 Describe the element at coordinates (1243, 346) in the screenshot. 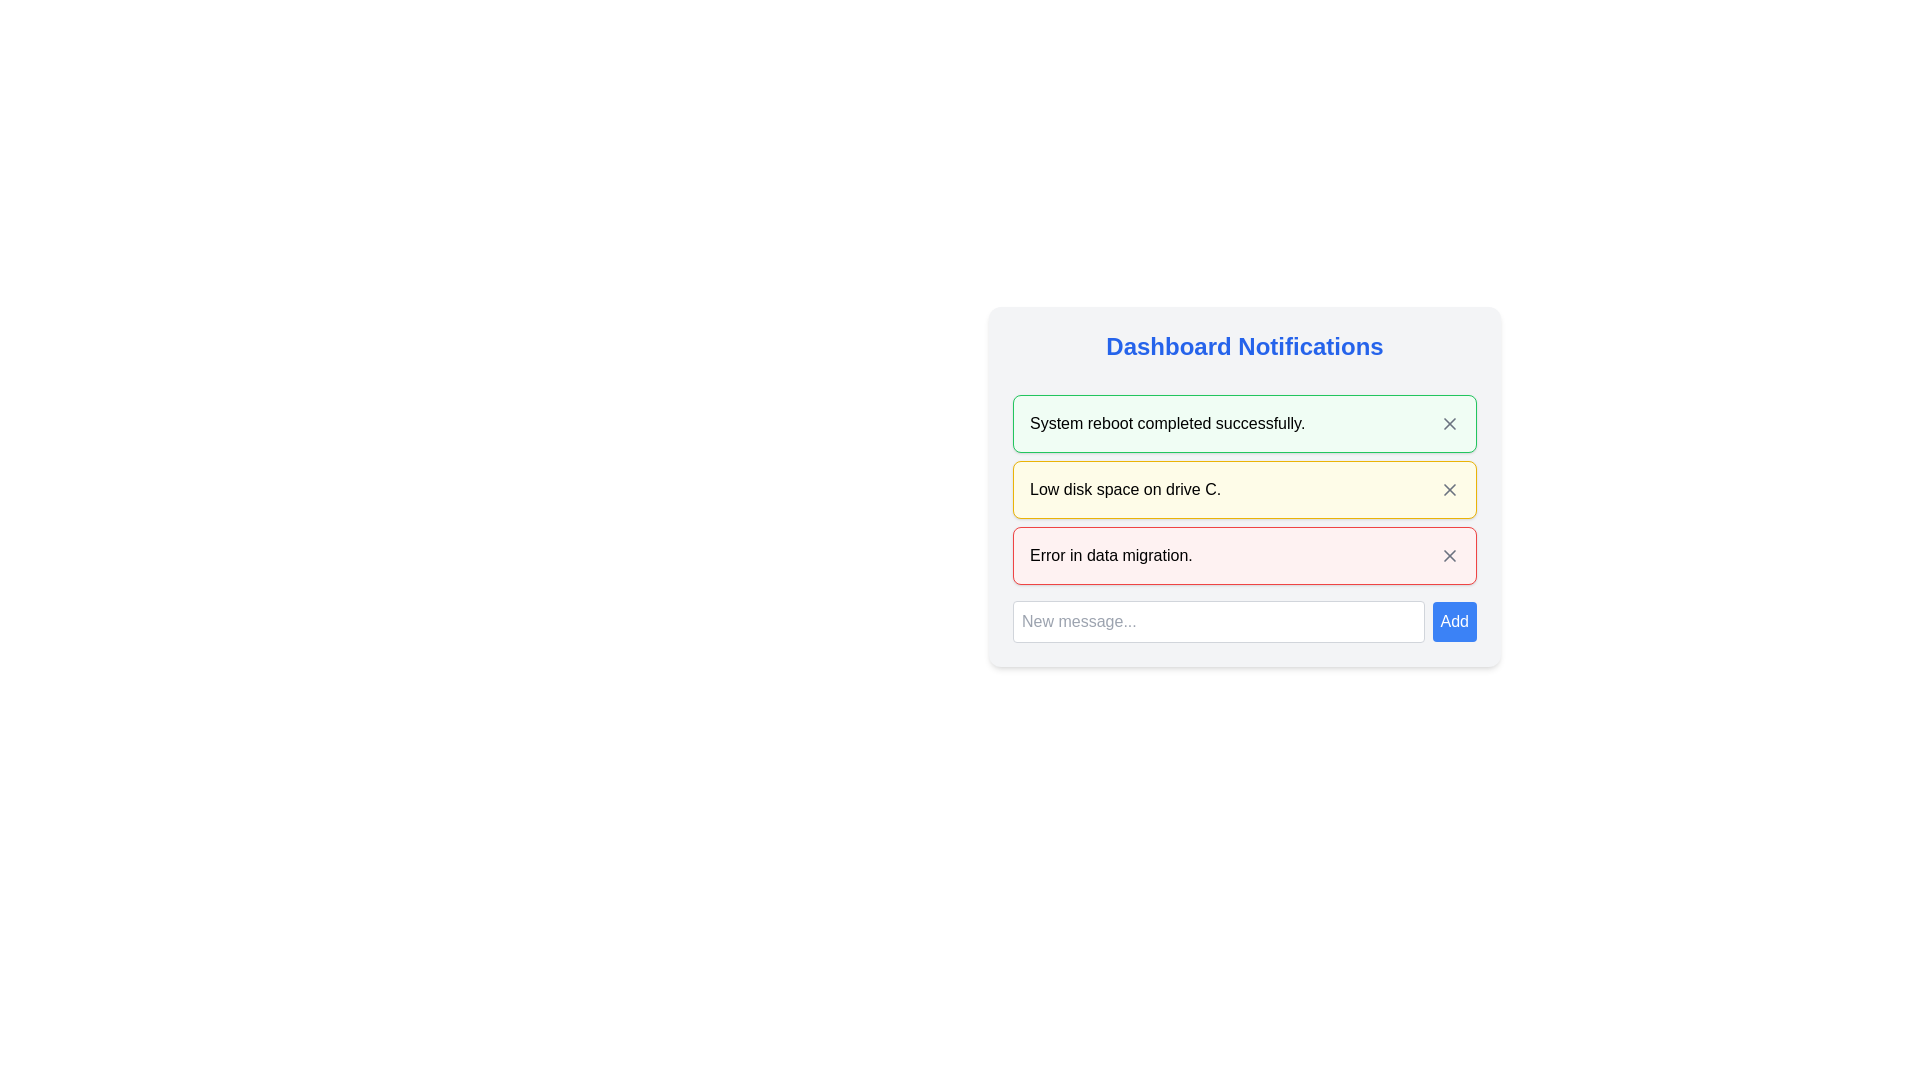

I see `the text label styled in large, bold blue font that reads 'Dashboard Notifications', located at the top of the notification card component` at that location.